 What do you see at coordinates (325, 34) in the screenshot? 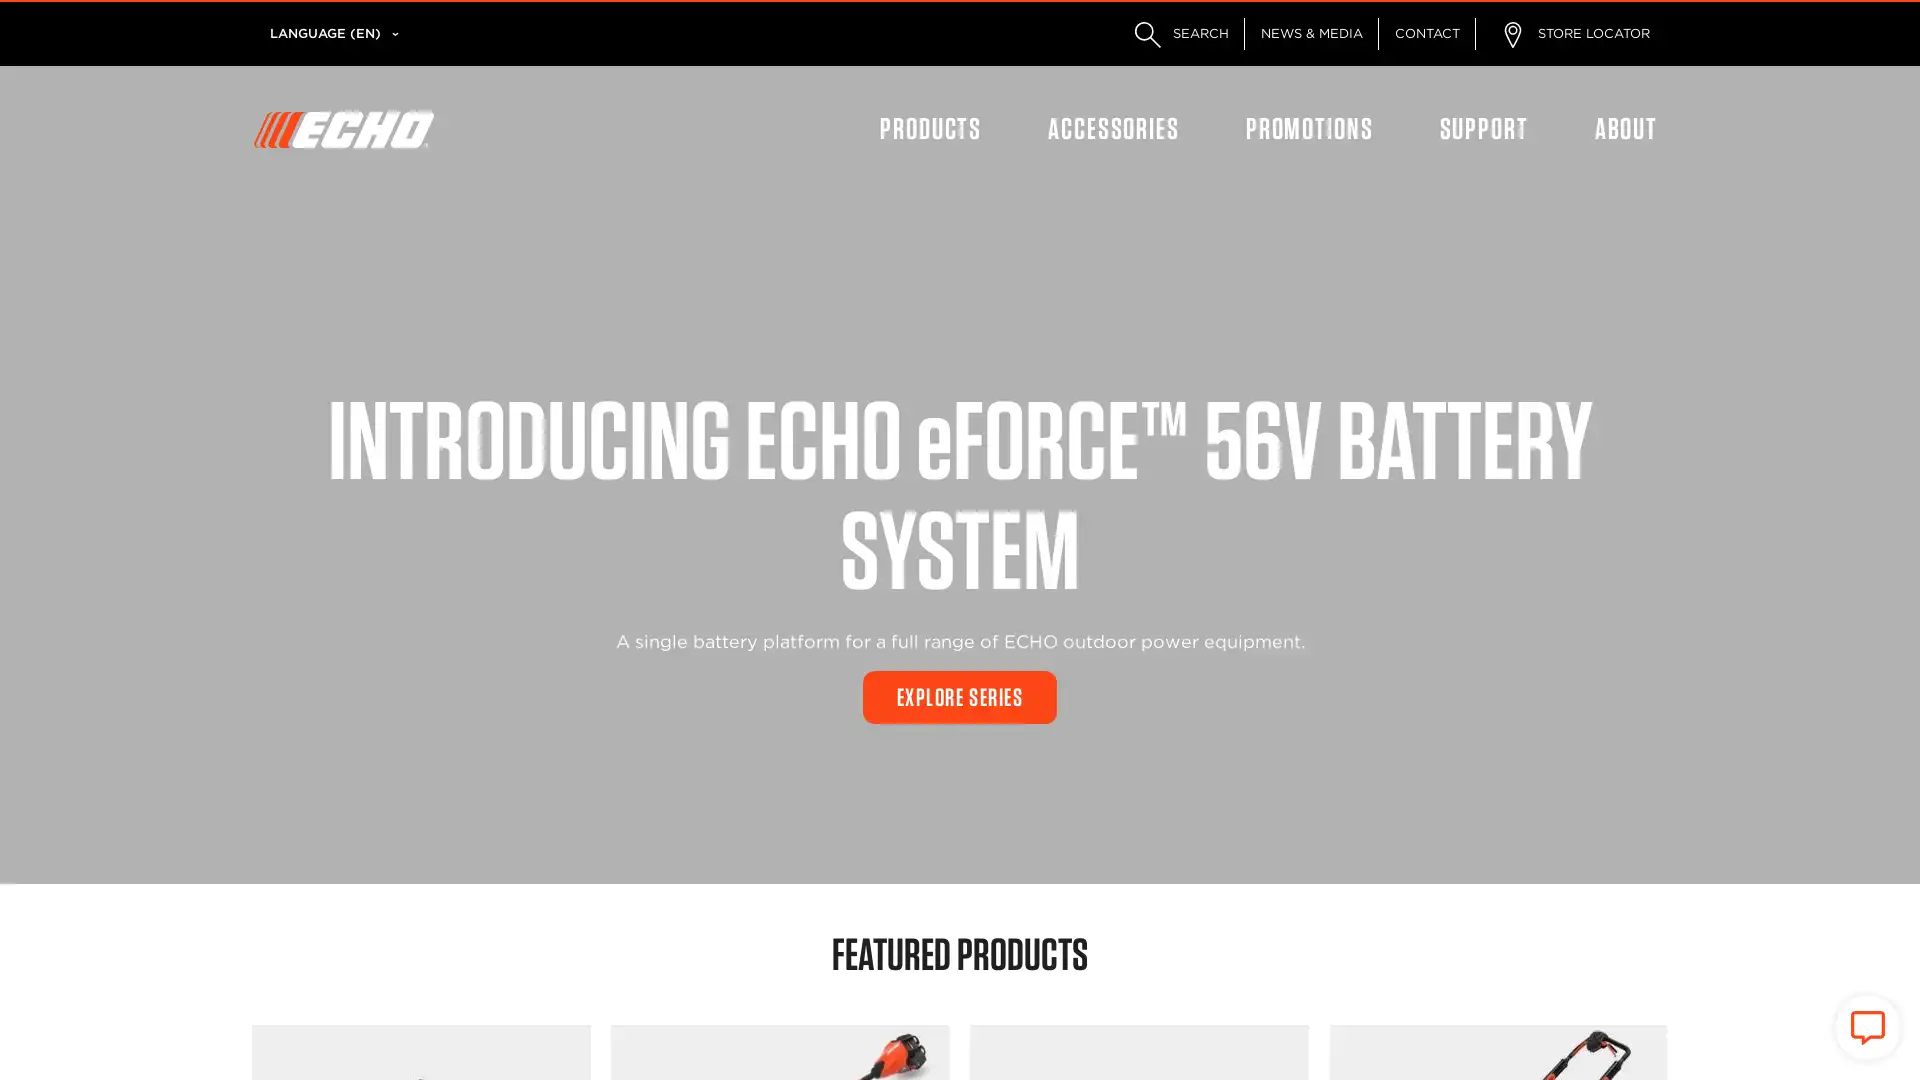
I see `LANGUAGE (EN)` at bounding box center [325, 34].